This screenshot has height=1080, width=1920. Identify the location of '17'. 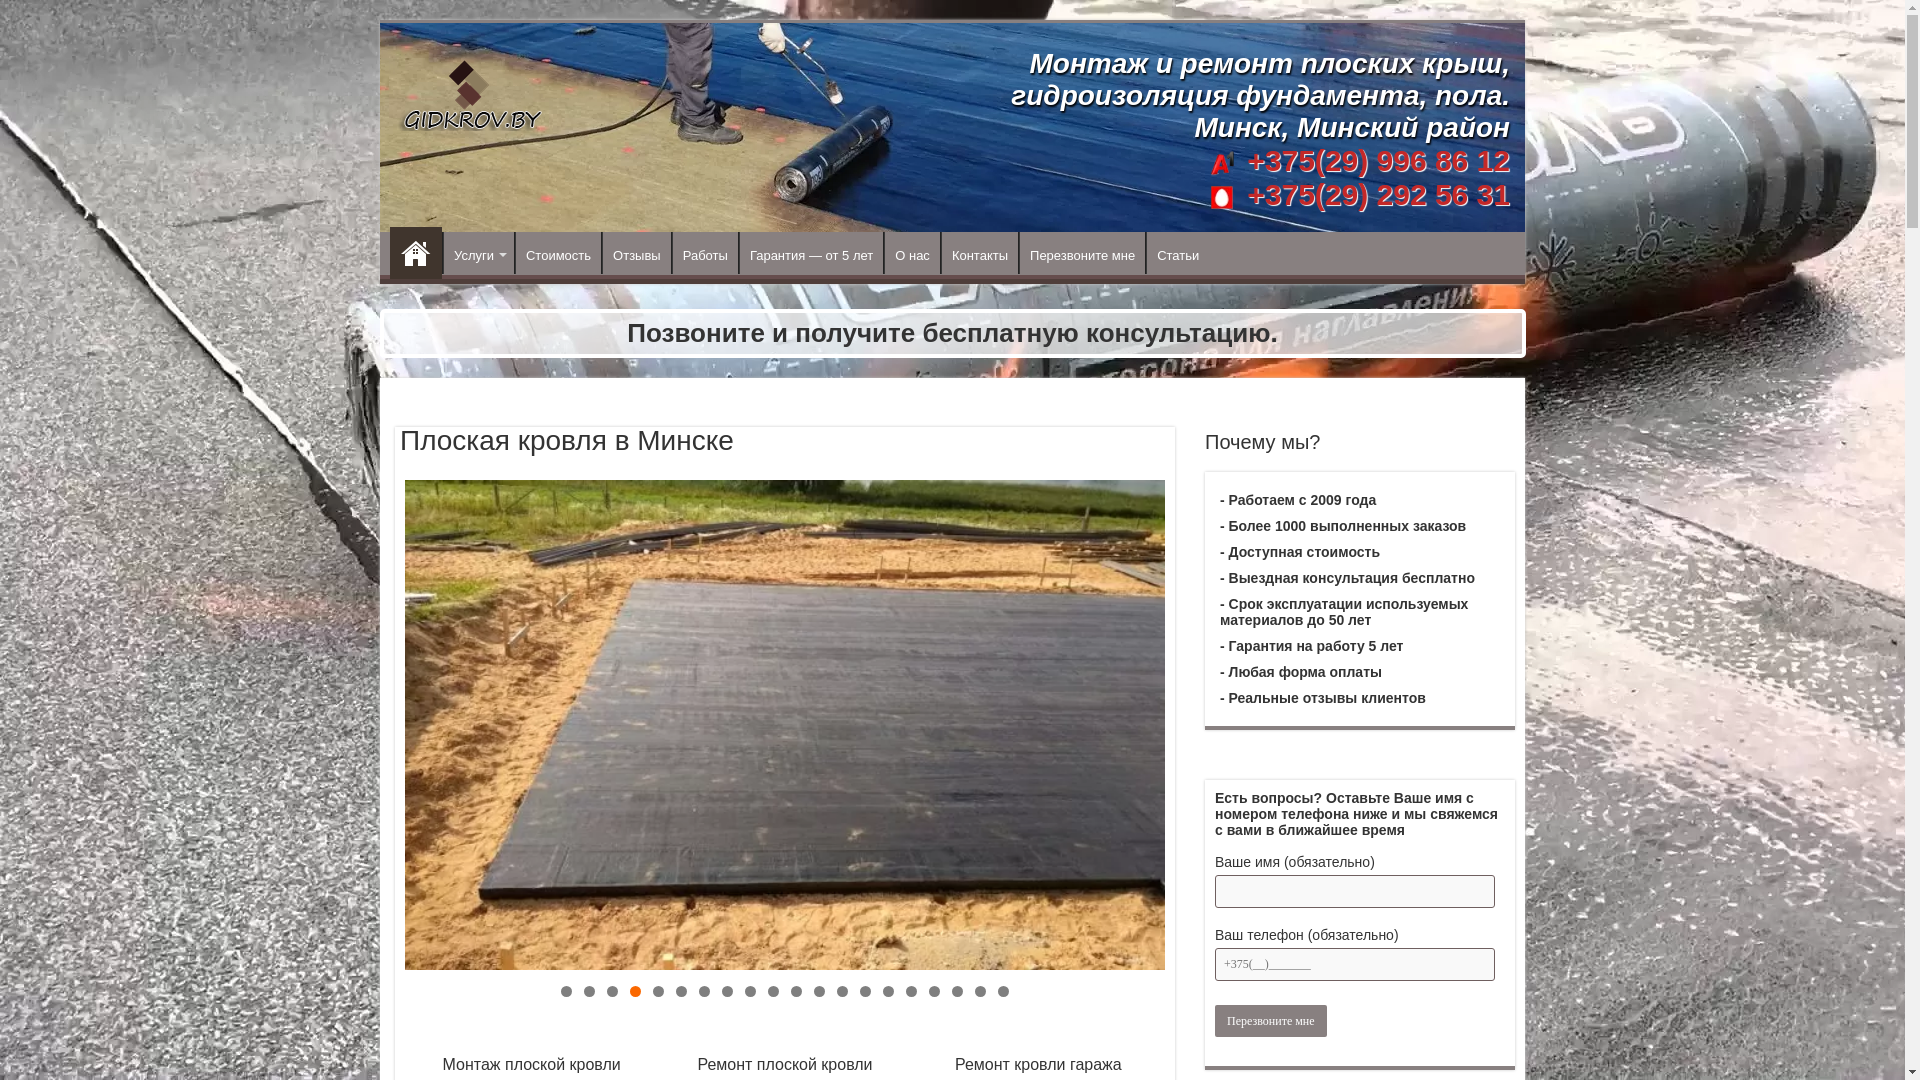
(933, 991).